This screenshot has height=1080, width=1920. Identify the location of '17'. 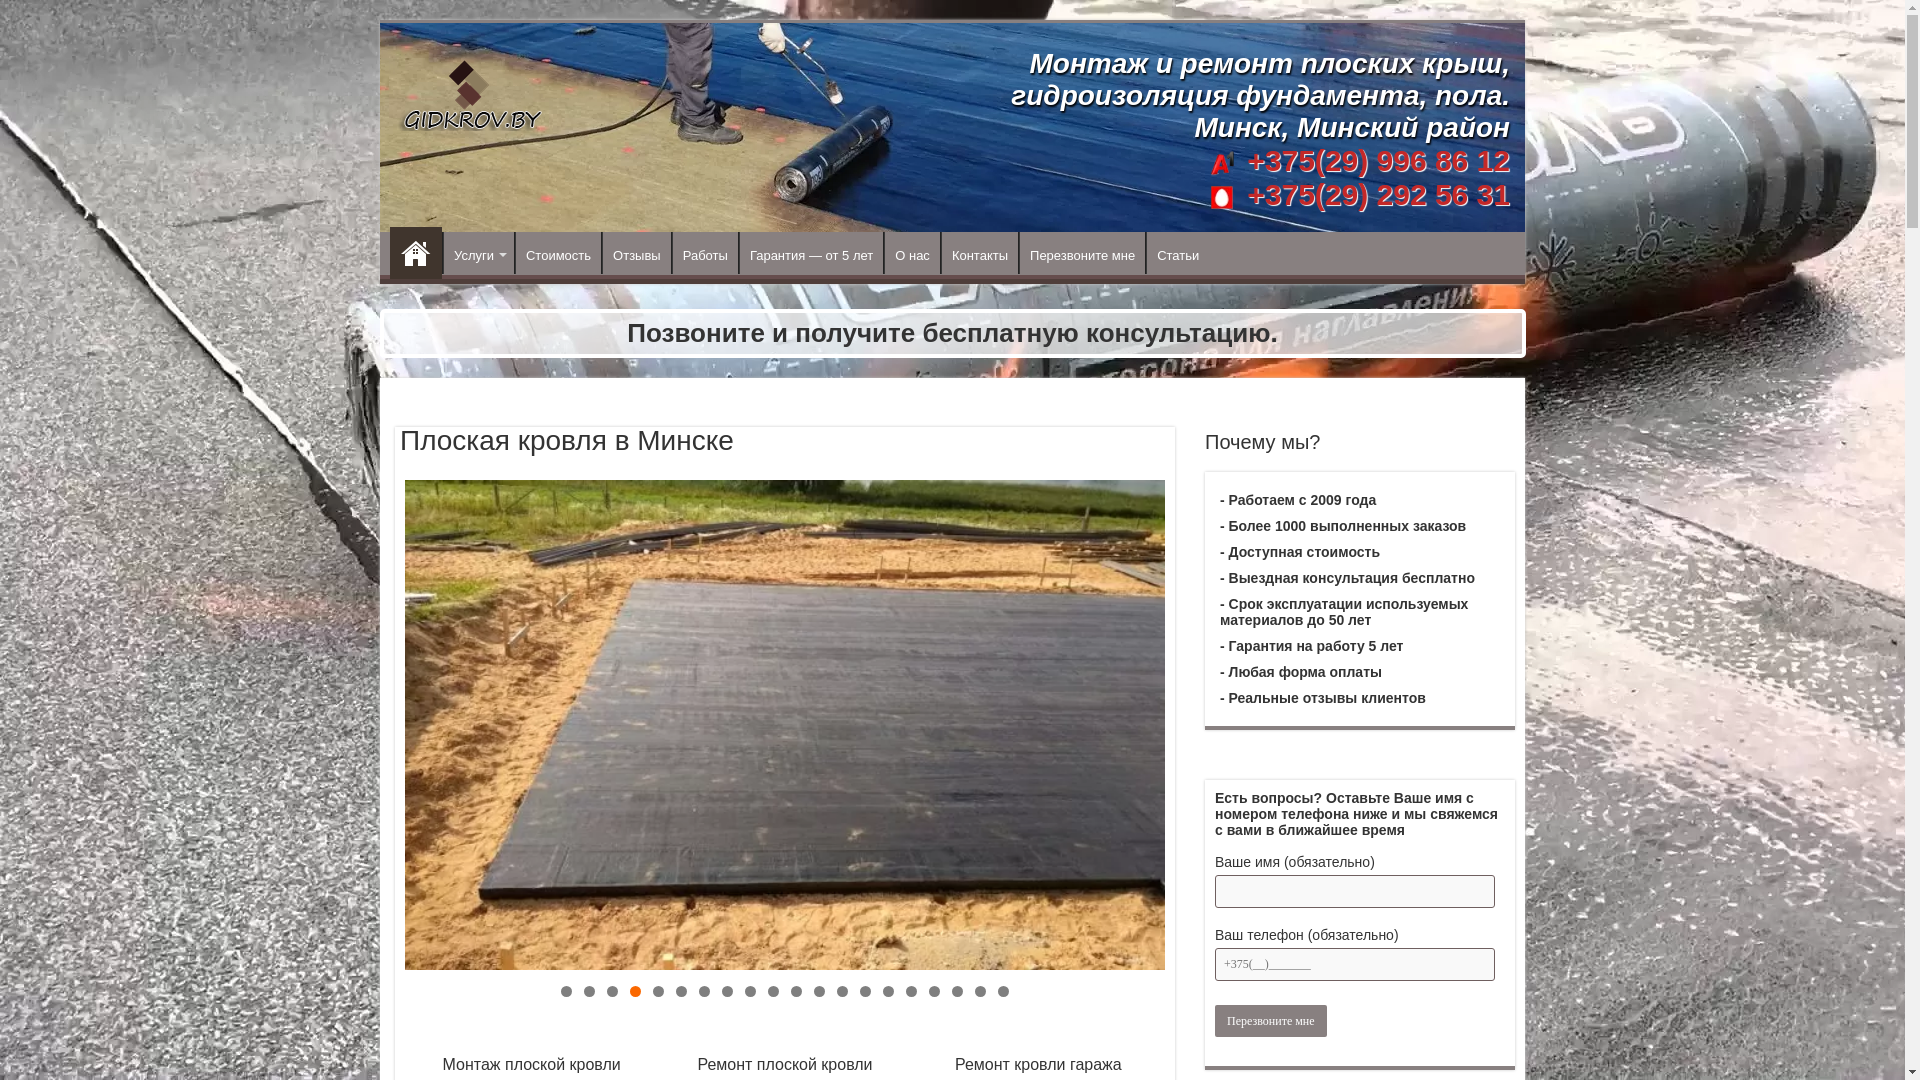
(933, 991).